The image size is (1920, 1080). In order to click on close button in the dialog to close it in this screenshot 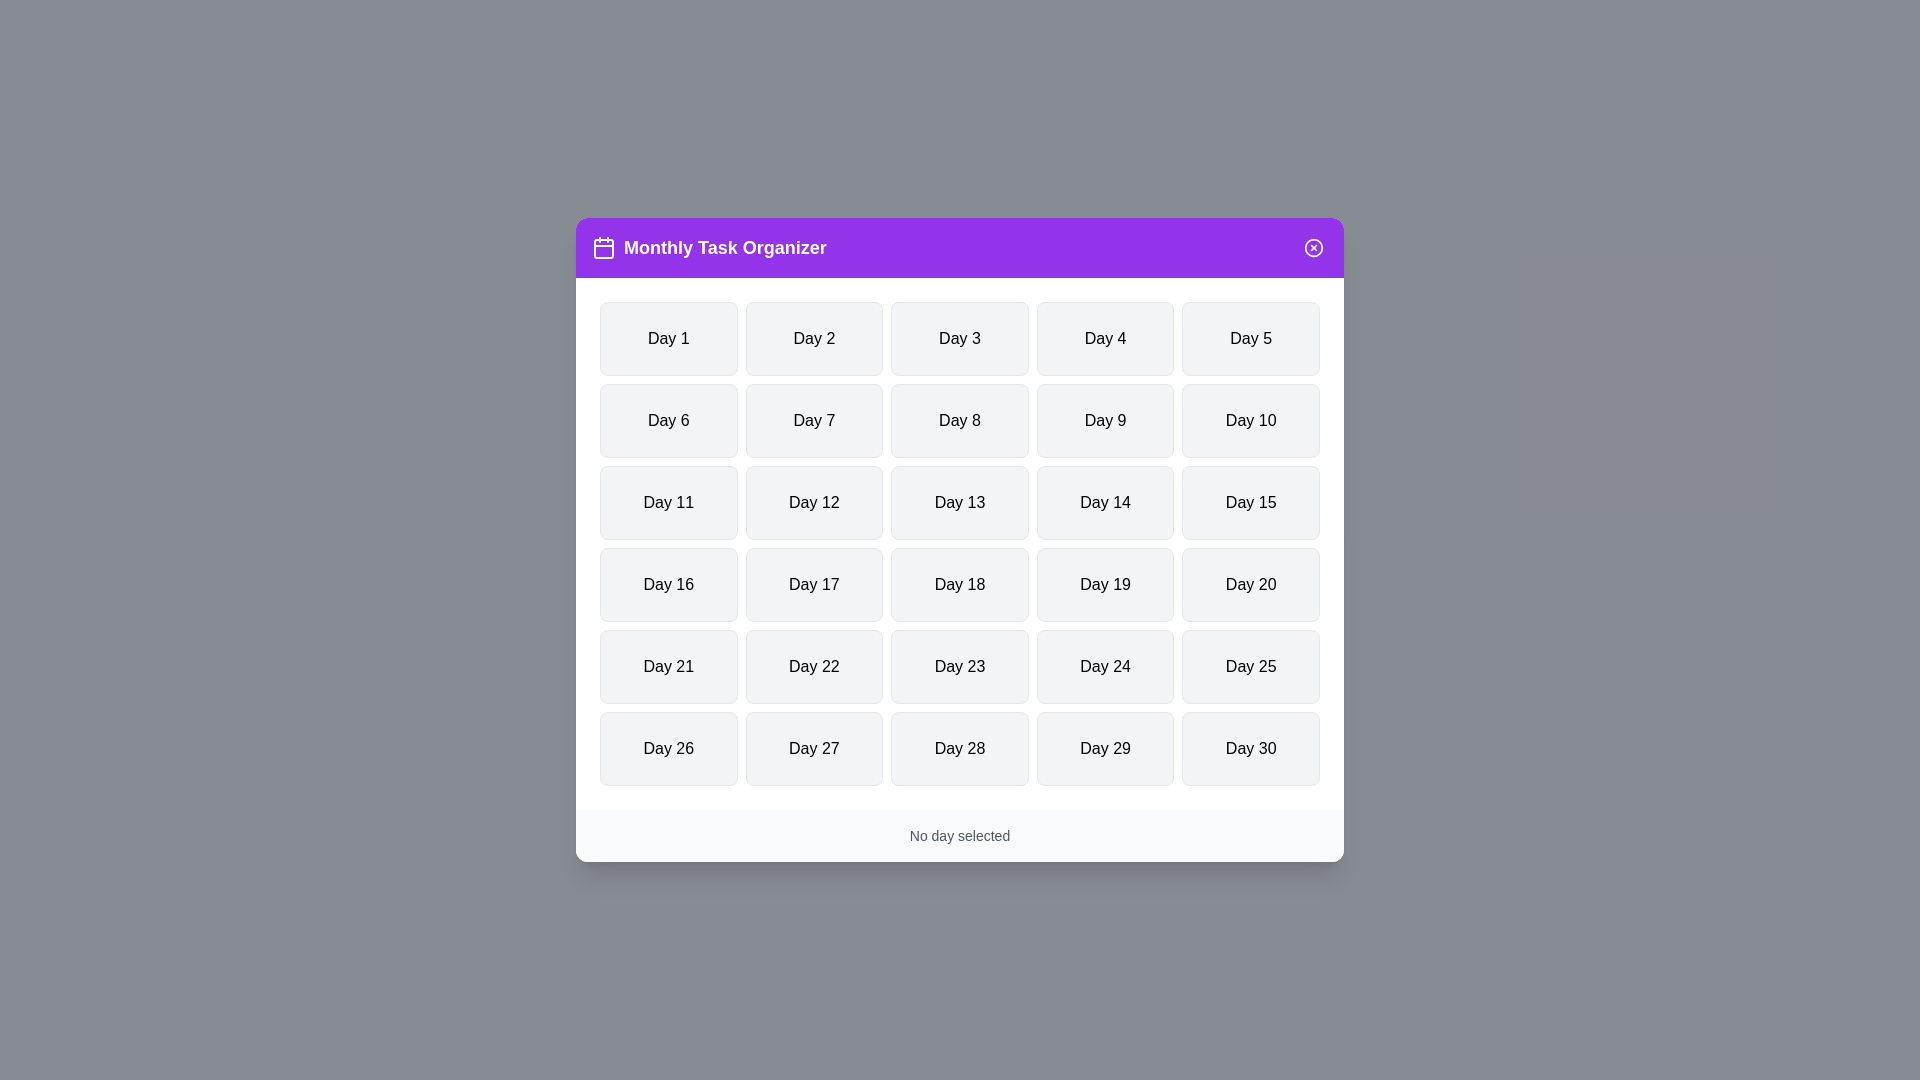, I will do `click(1314, 246)`.